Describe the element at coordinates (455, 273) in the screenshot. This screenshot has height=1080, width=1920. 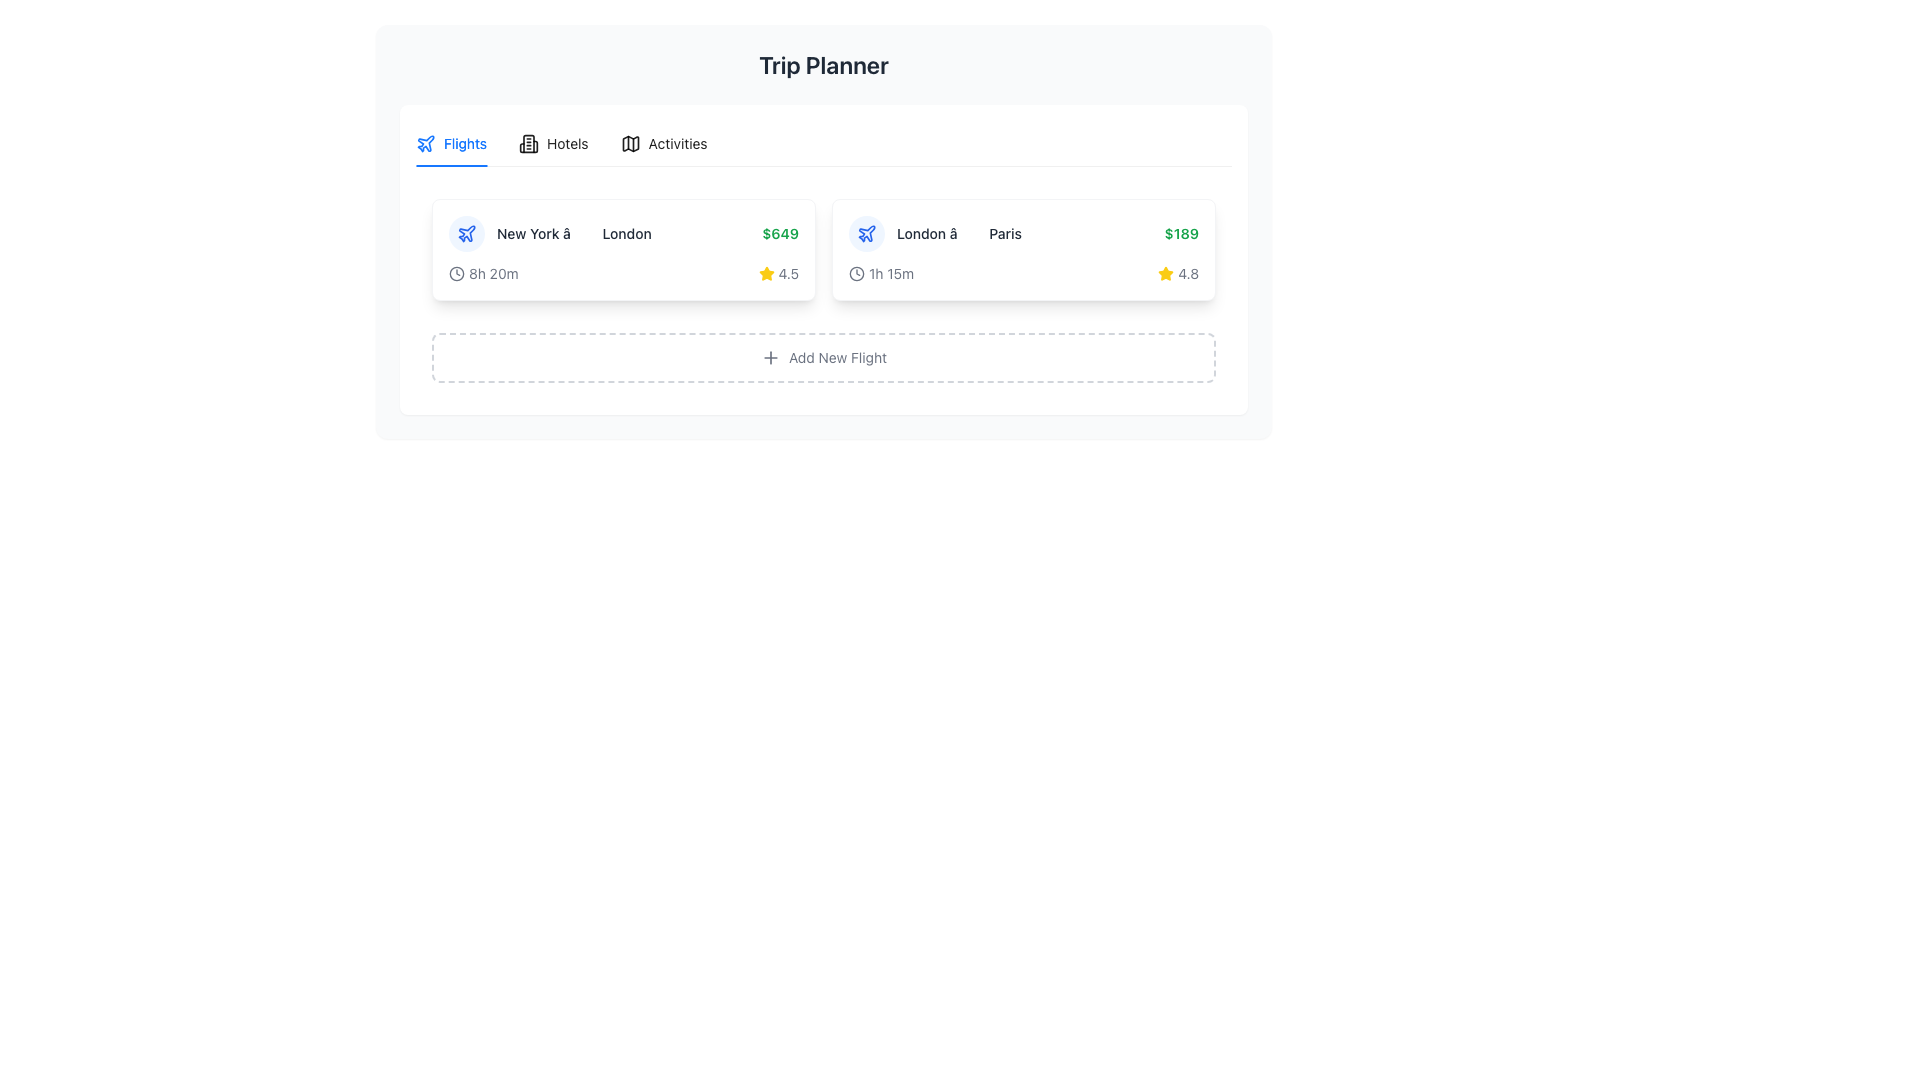
I see `the clock icon representing the flight duration located in the first card of the flight planner interface, adjacent to the text '8h 20m'` at that location.